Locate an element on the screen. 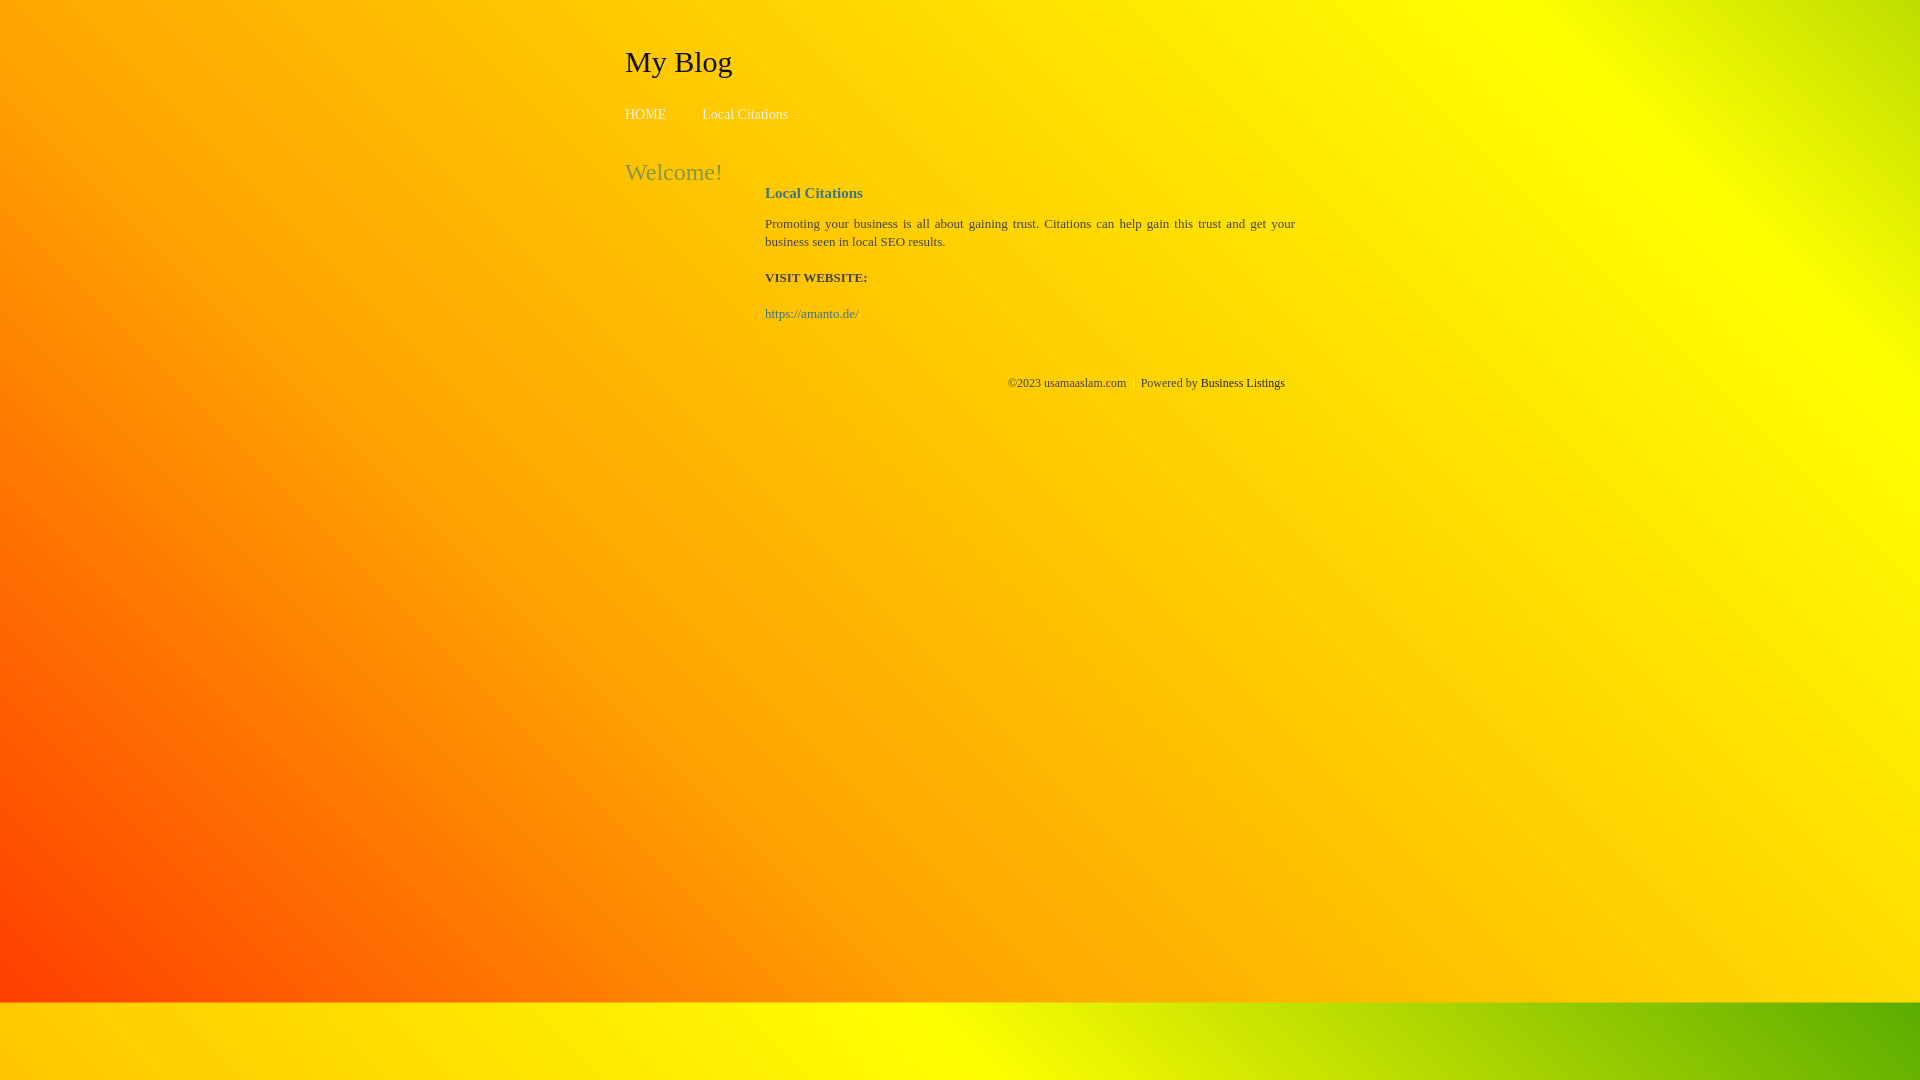  'Business Listings' is located at coordinates (1242, 382).